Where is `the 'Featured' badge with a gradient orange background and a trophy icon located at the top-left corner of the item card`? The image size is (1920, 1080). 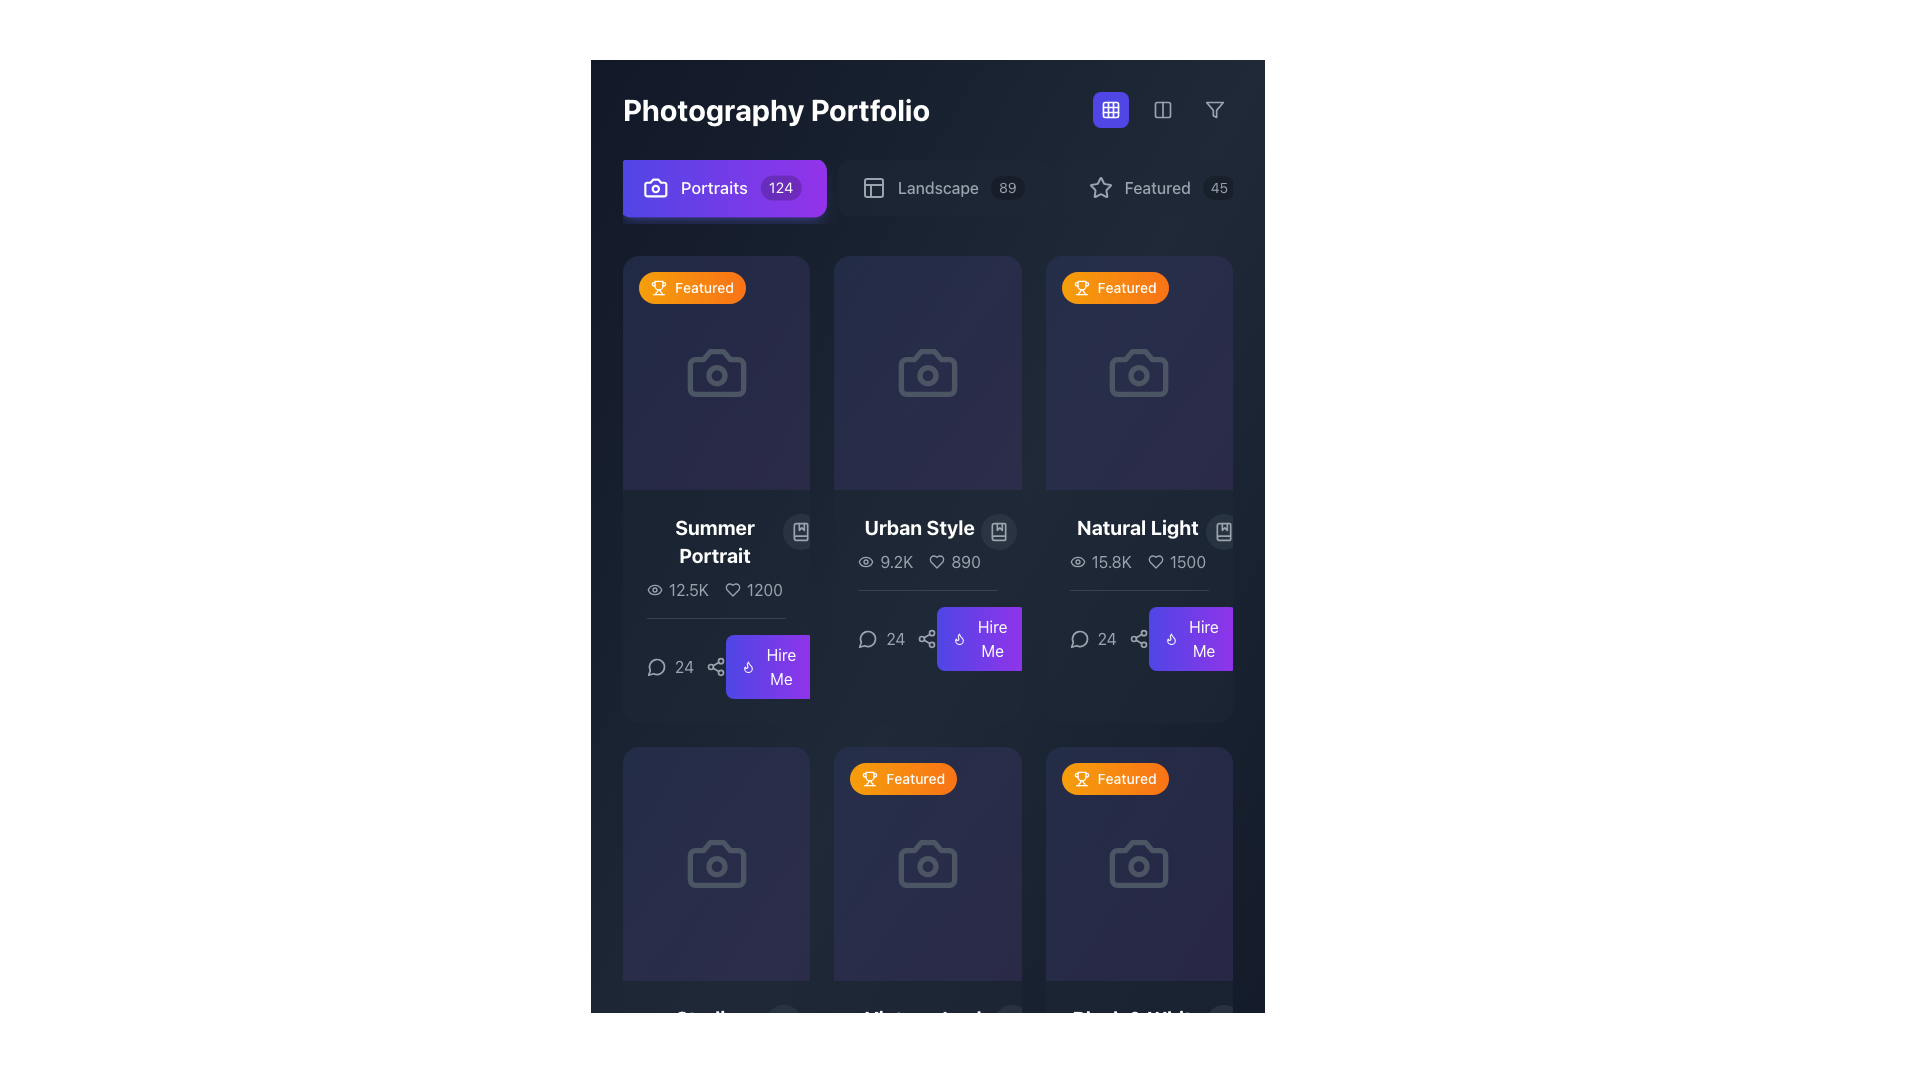 the 'Featured' badge with a gradient orange background and a trophy icon located at the top-left corner of the item card is located at coordinates (1114, 288).